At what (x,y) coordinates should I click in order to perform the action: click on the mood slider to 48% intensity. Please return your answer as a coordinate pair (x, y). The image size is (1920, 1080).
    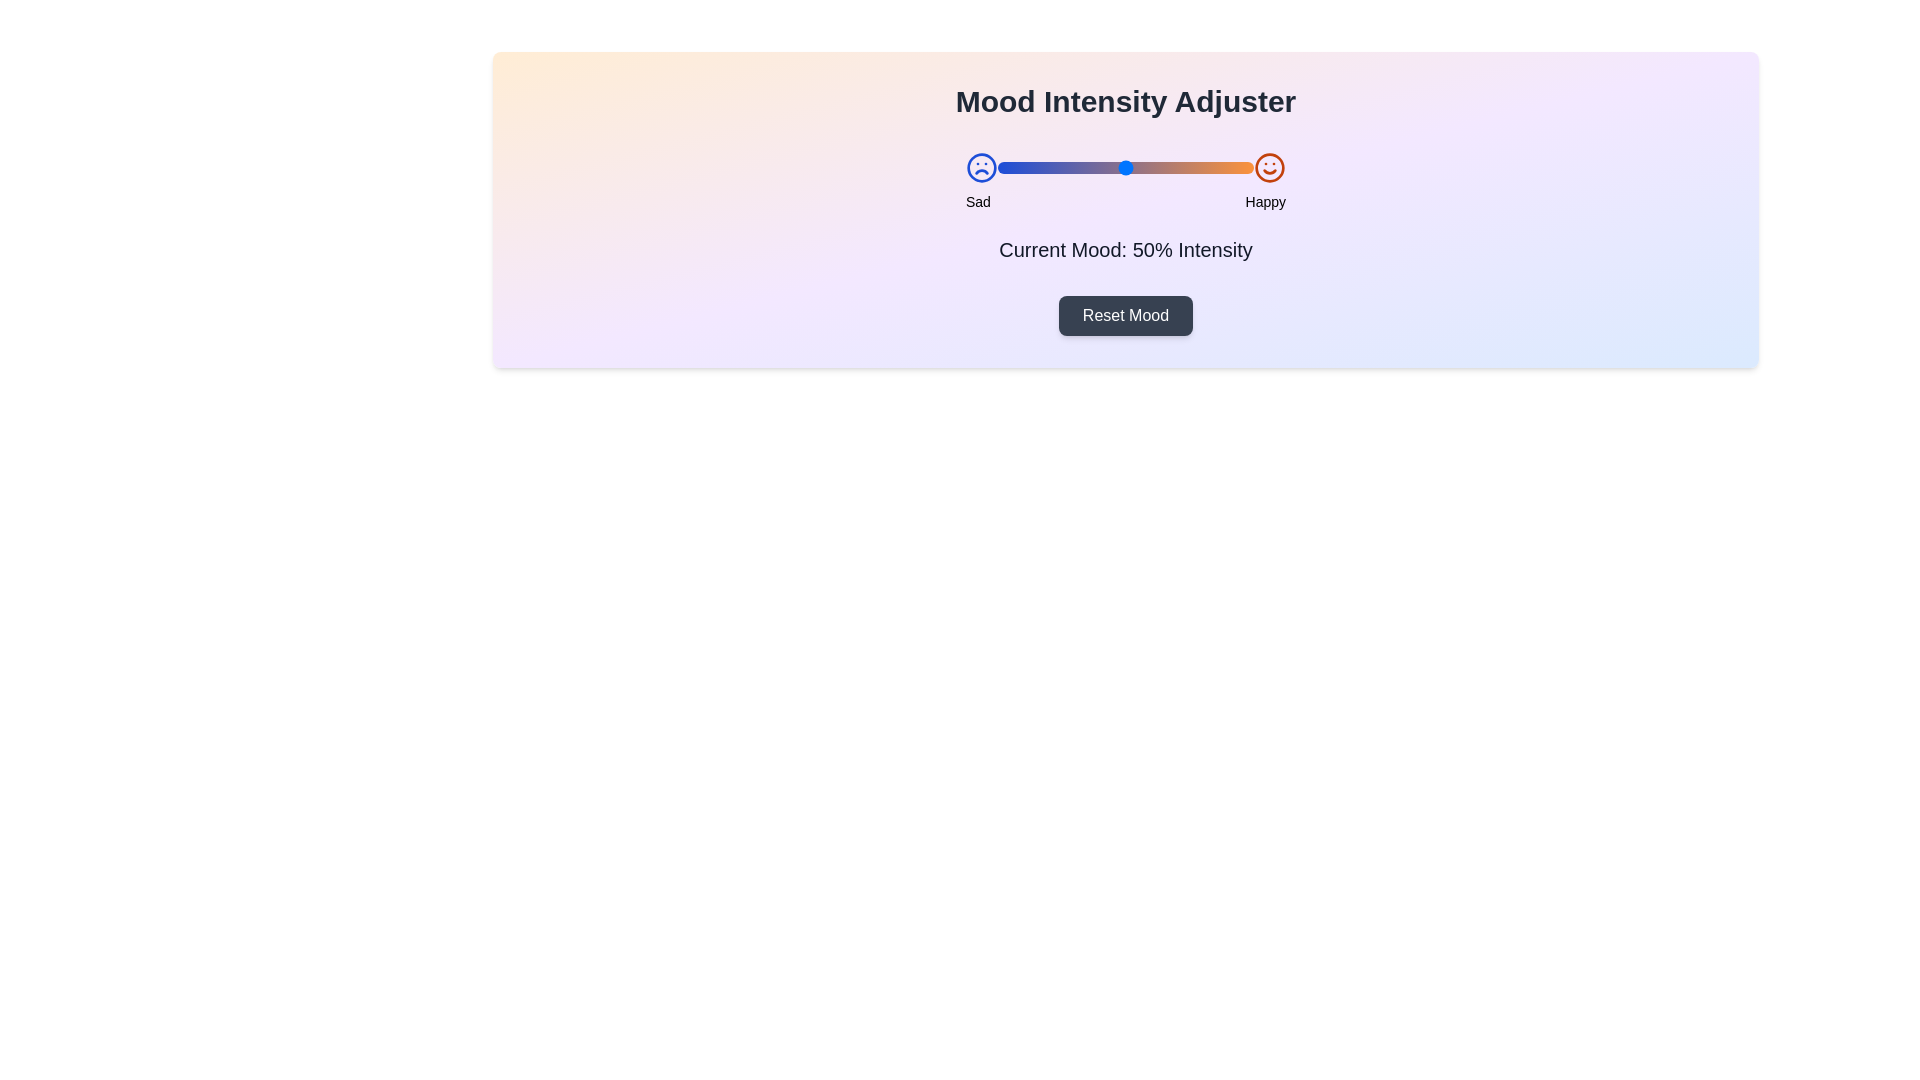
    Looking at the image, I should click on (1120, 167).